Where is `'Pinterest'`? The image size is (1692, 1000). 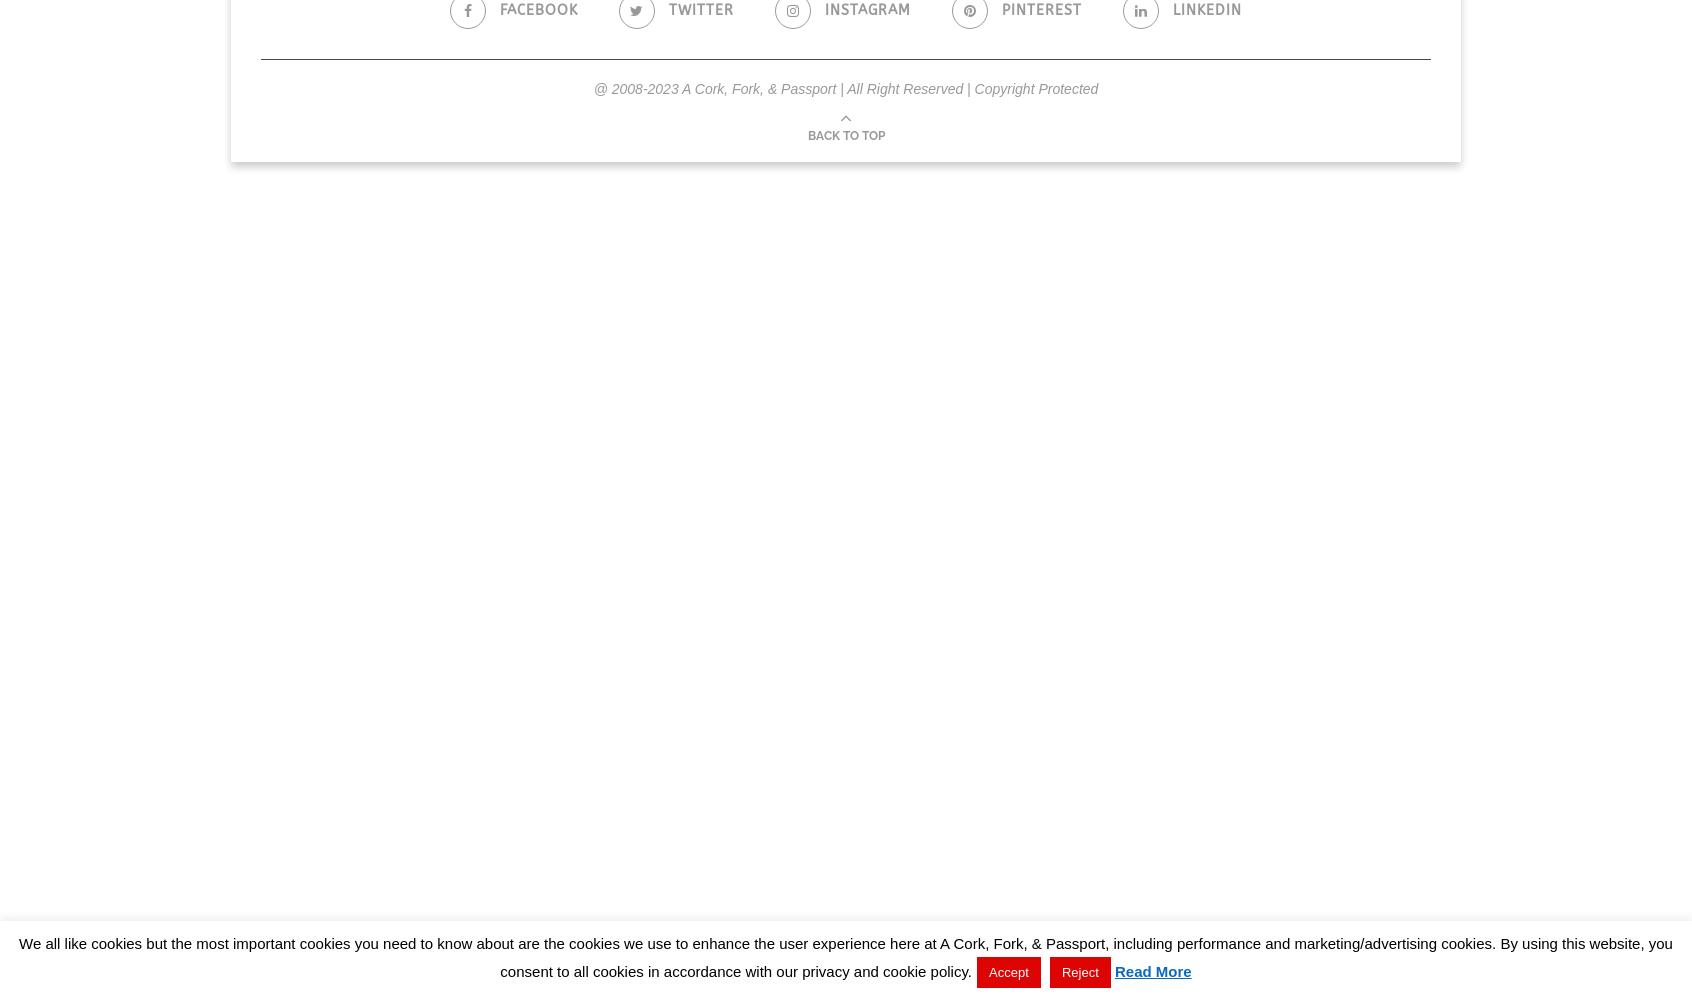 'Pinterest' is located at coordinates (1001, 10).